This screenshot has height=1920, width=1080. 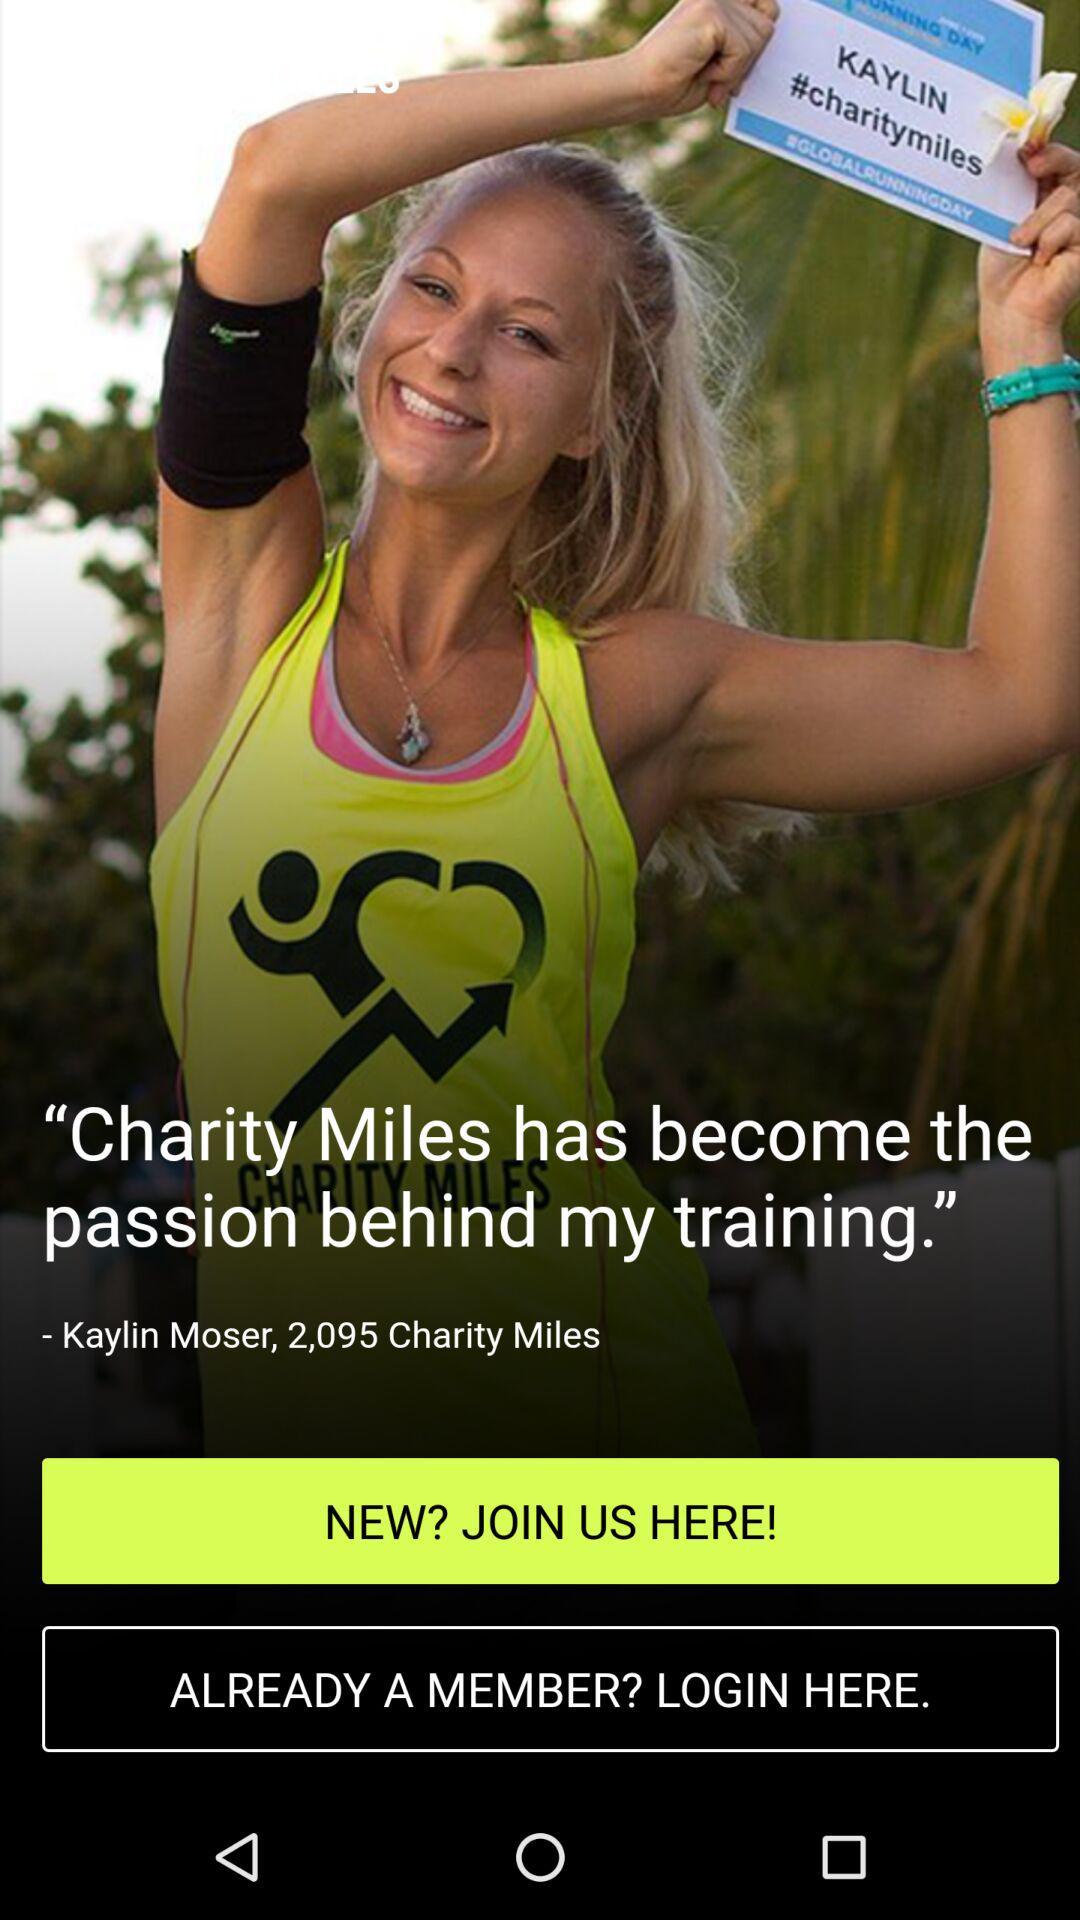 I want to click on the icon above the already a member item, so click(x=550, y=1520).